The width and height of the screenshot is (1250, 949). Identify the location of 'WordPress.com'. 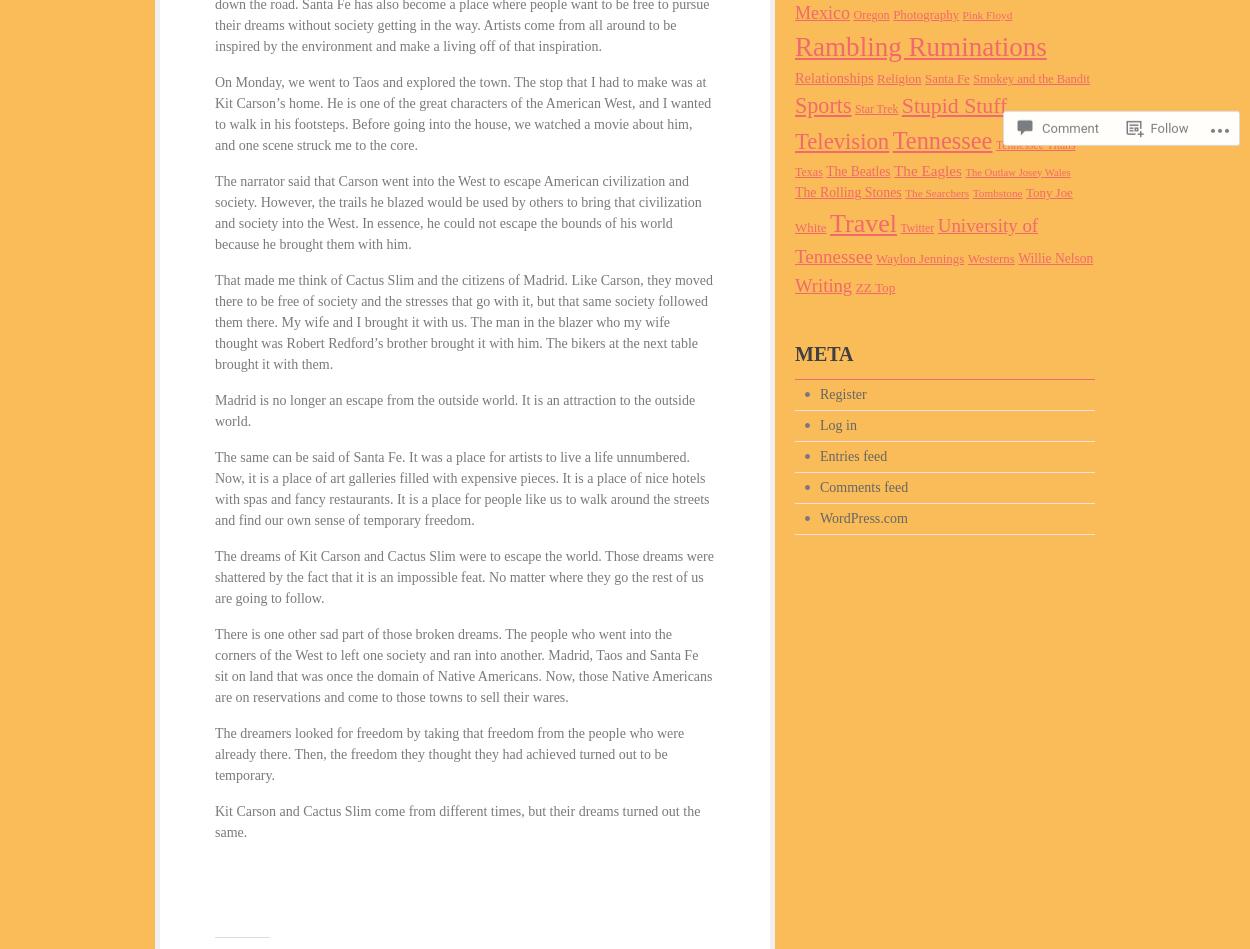
(862, 517).